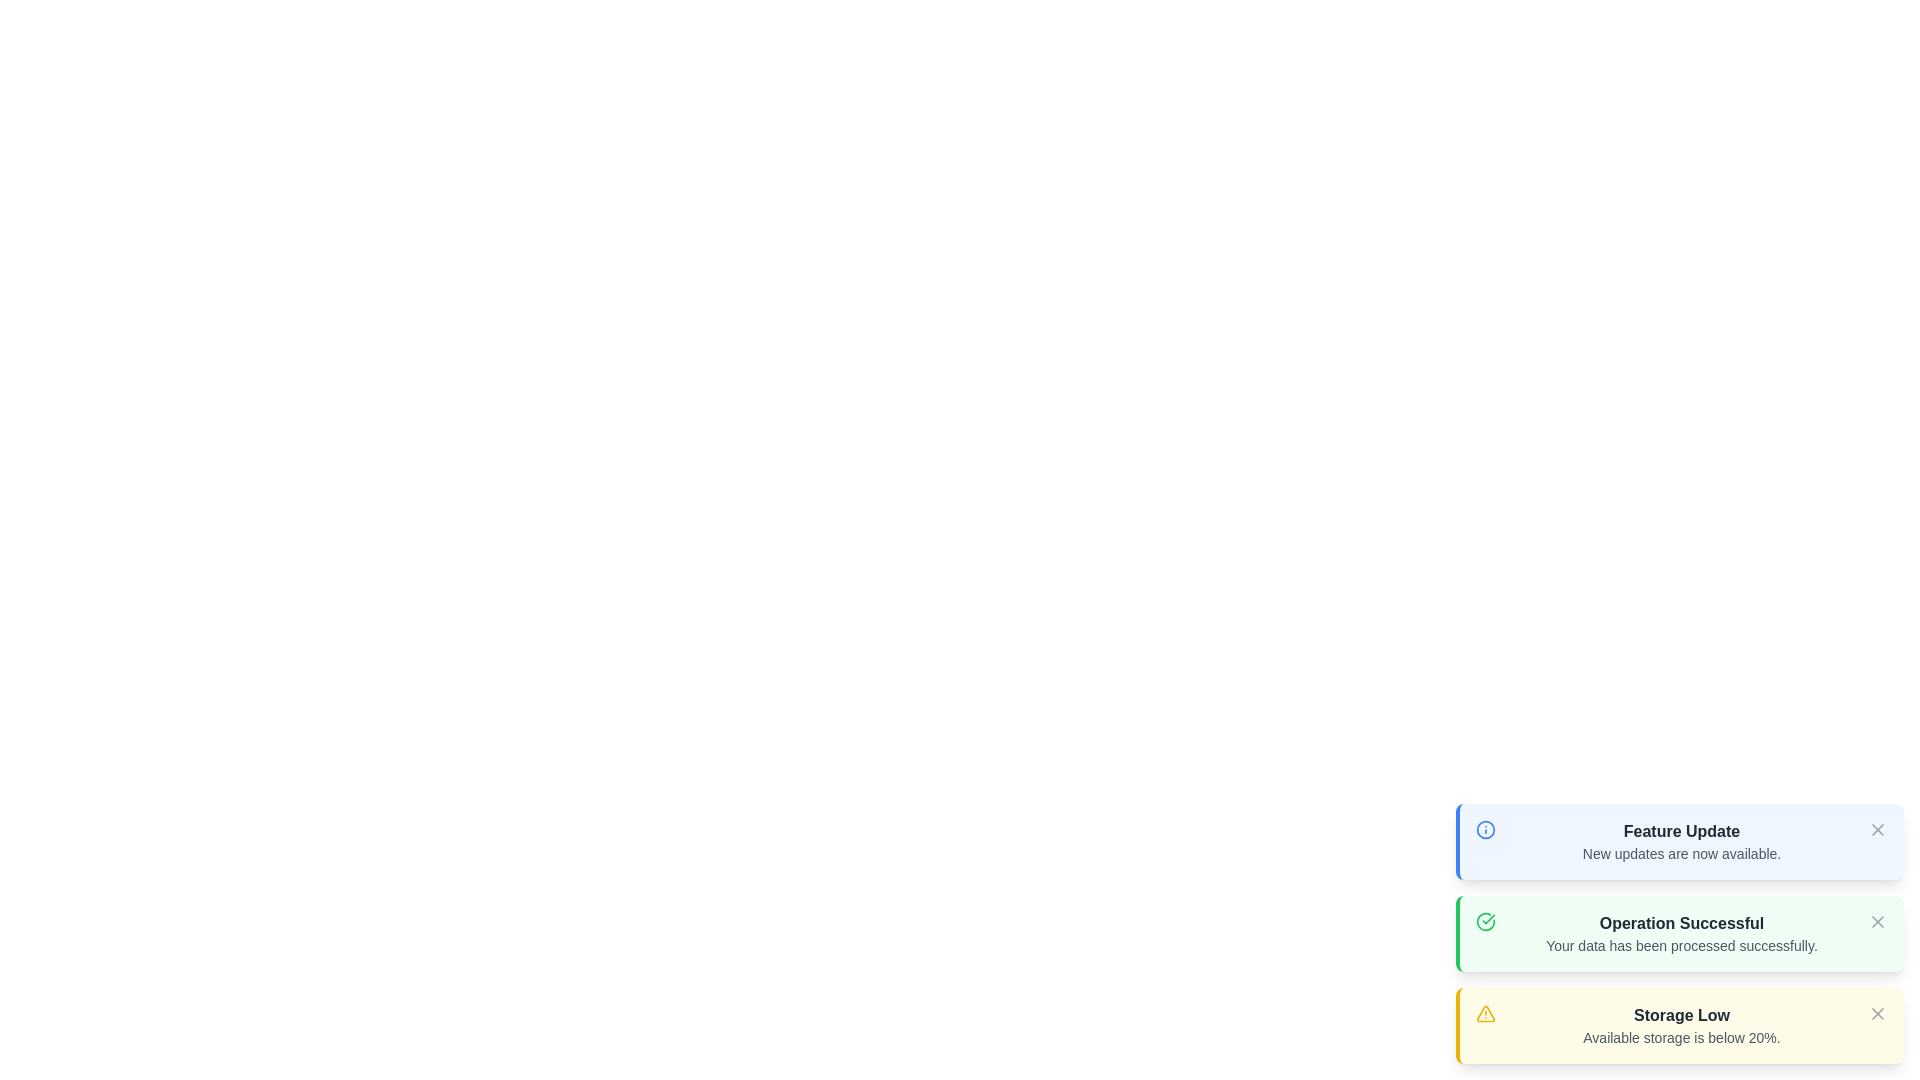 The height and width of the screenshot is (1080, 1920). Describe the element at coordinates (1876, 921) in the screenshot. I see `close button of the notification titled 'Operation Successful'` at that location.